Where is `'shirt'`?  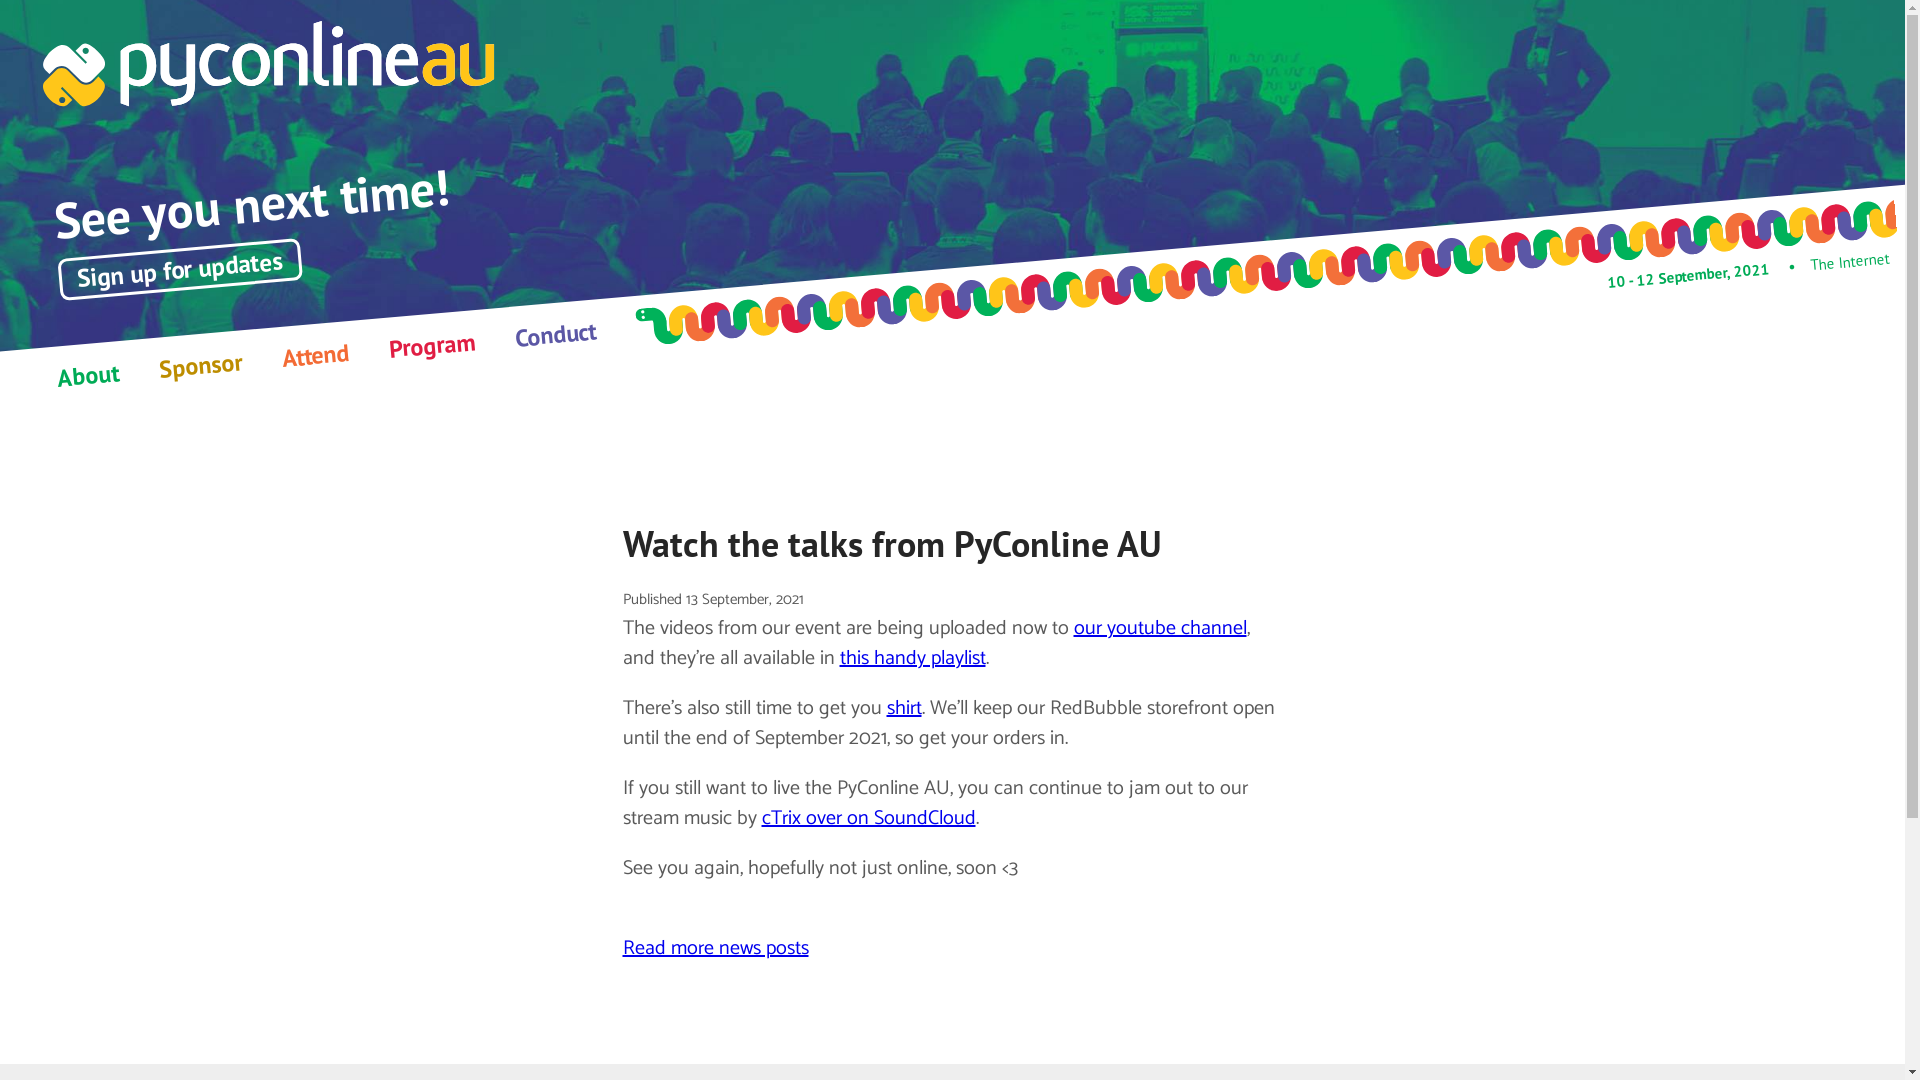
'shirt' is located at coordinates (902, 707).